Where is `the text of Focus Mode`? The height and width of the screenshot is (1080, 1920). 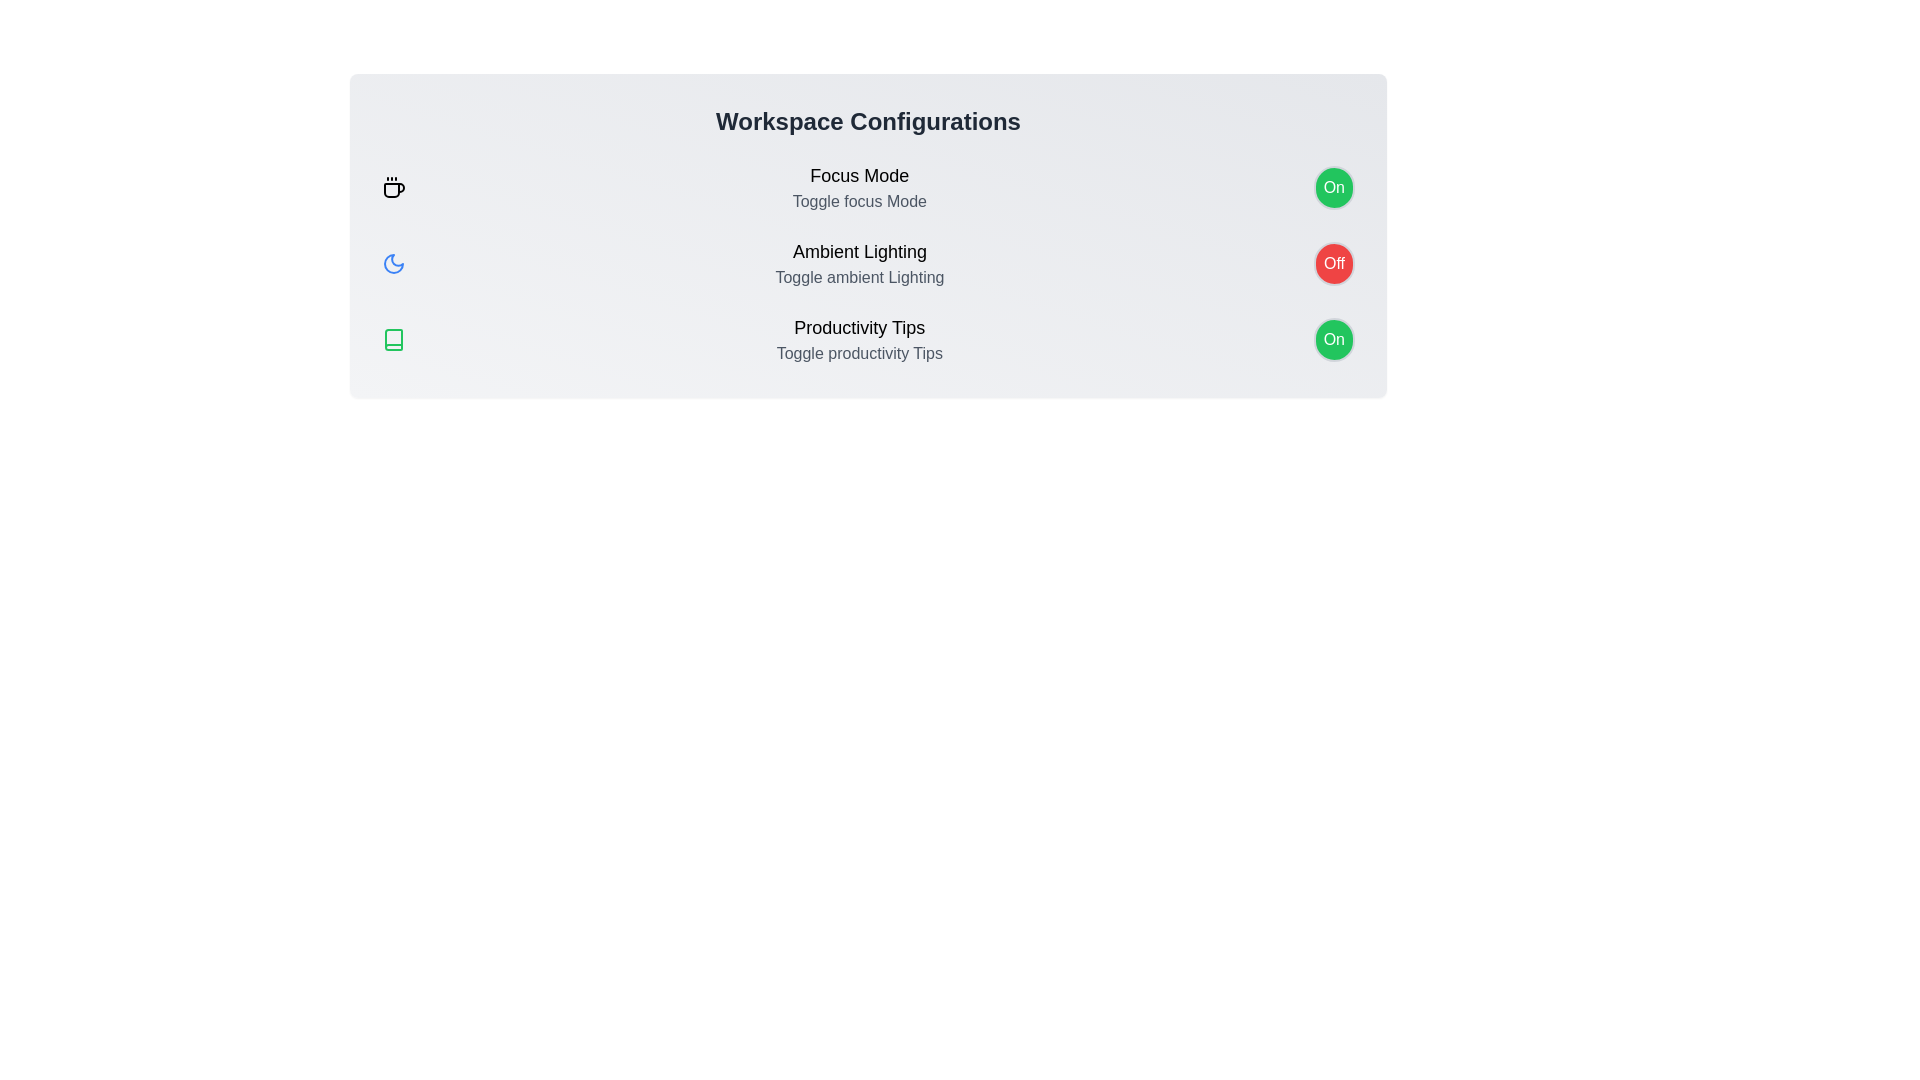 the text of Focus Mode is located at coordinates (859, 175).